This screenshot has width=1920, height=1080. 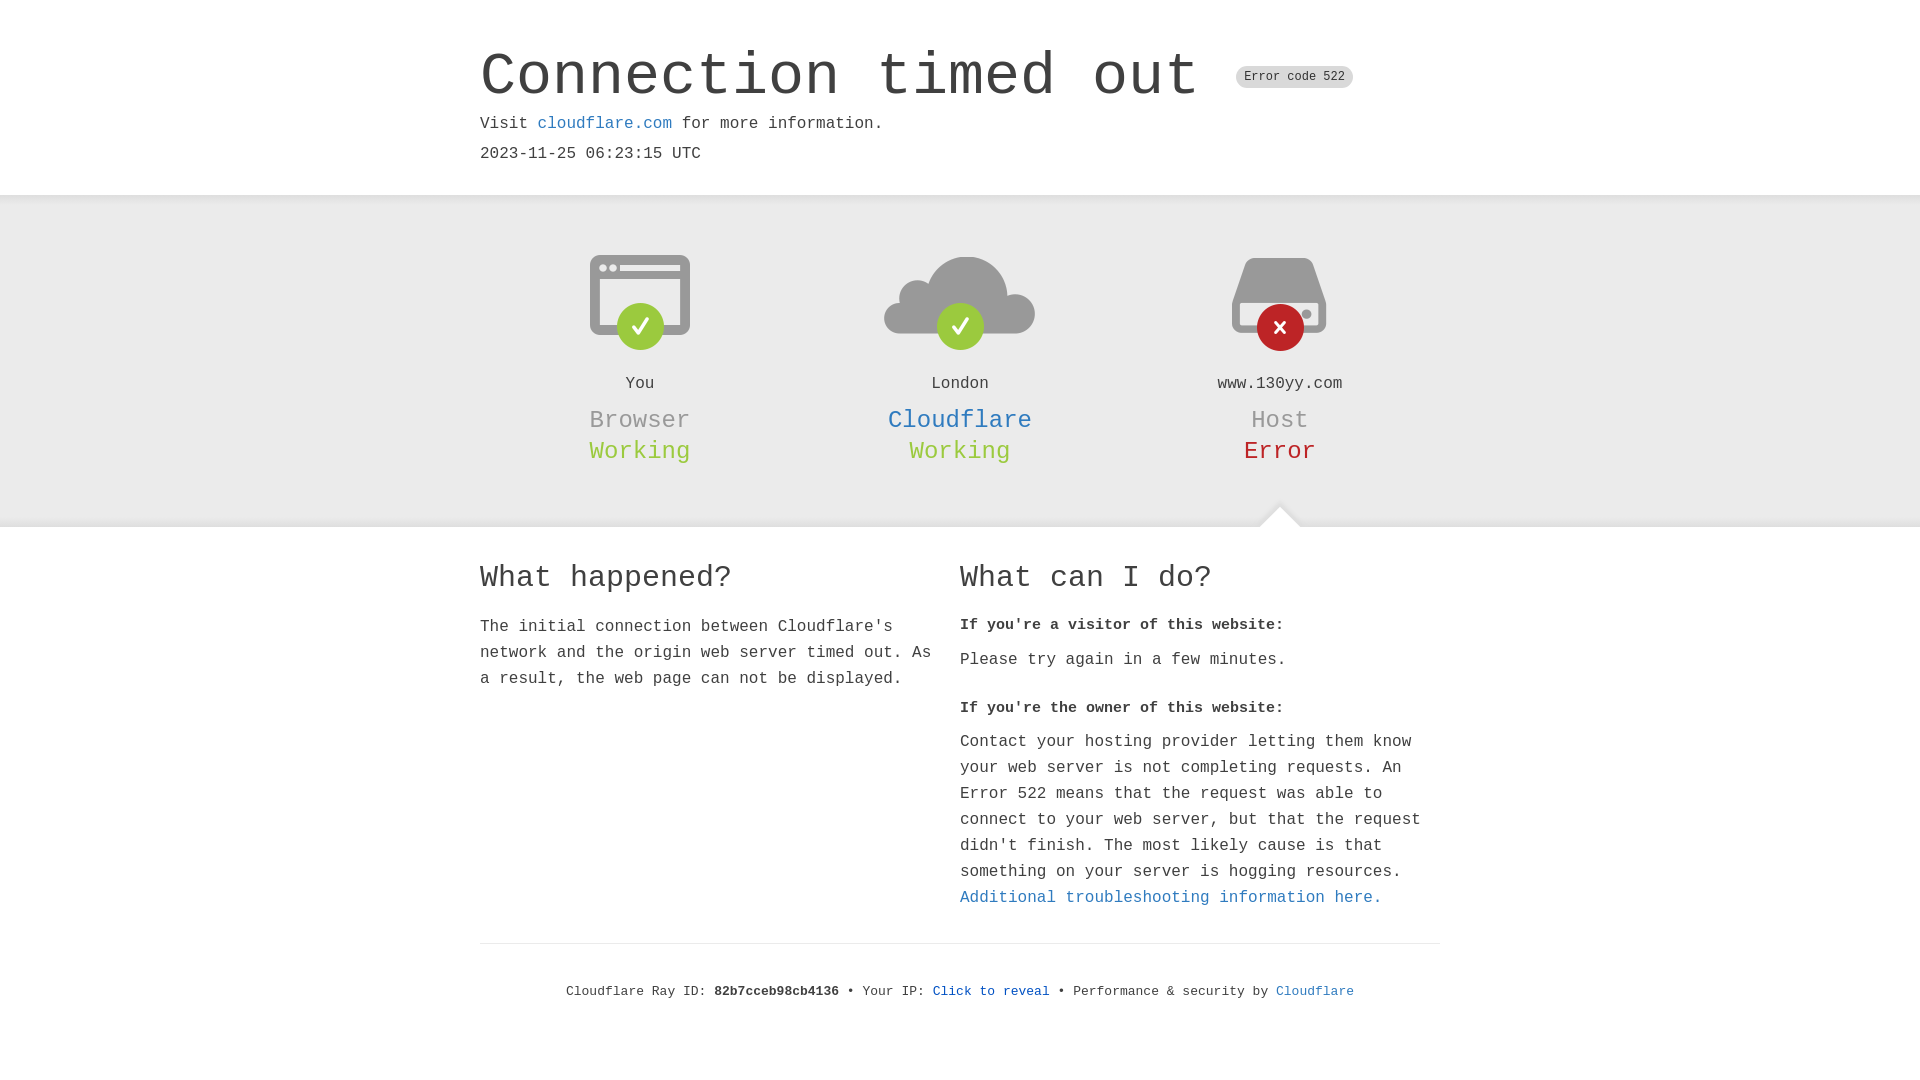 What do you see at coordinates (960, 419) in the screenshot?
I see `'Cloudflare'` at bounding box center [960, 419].